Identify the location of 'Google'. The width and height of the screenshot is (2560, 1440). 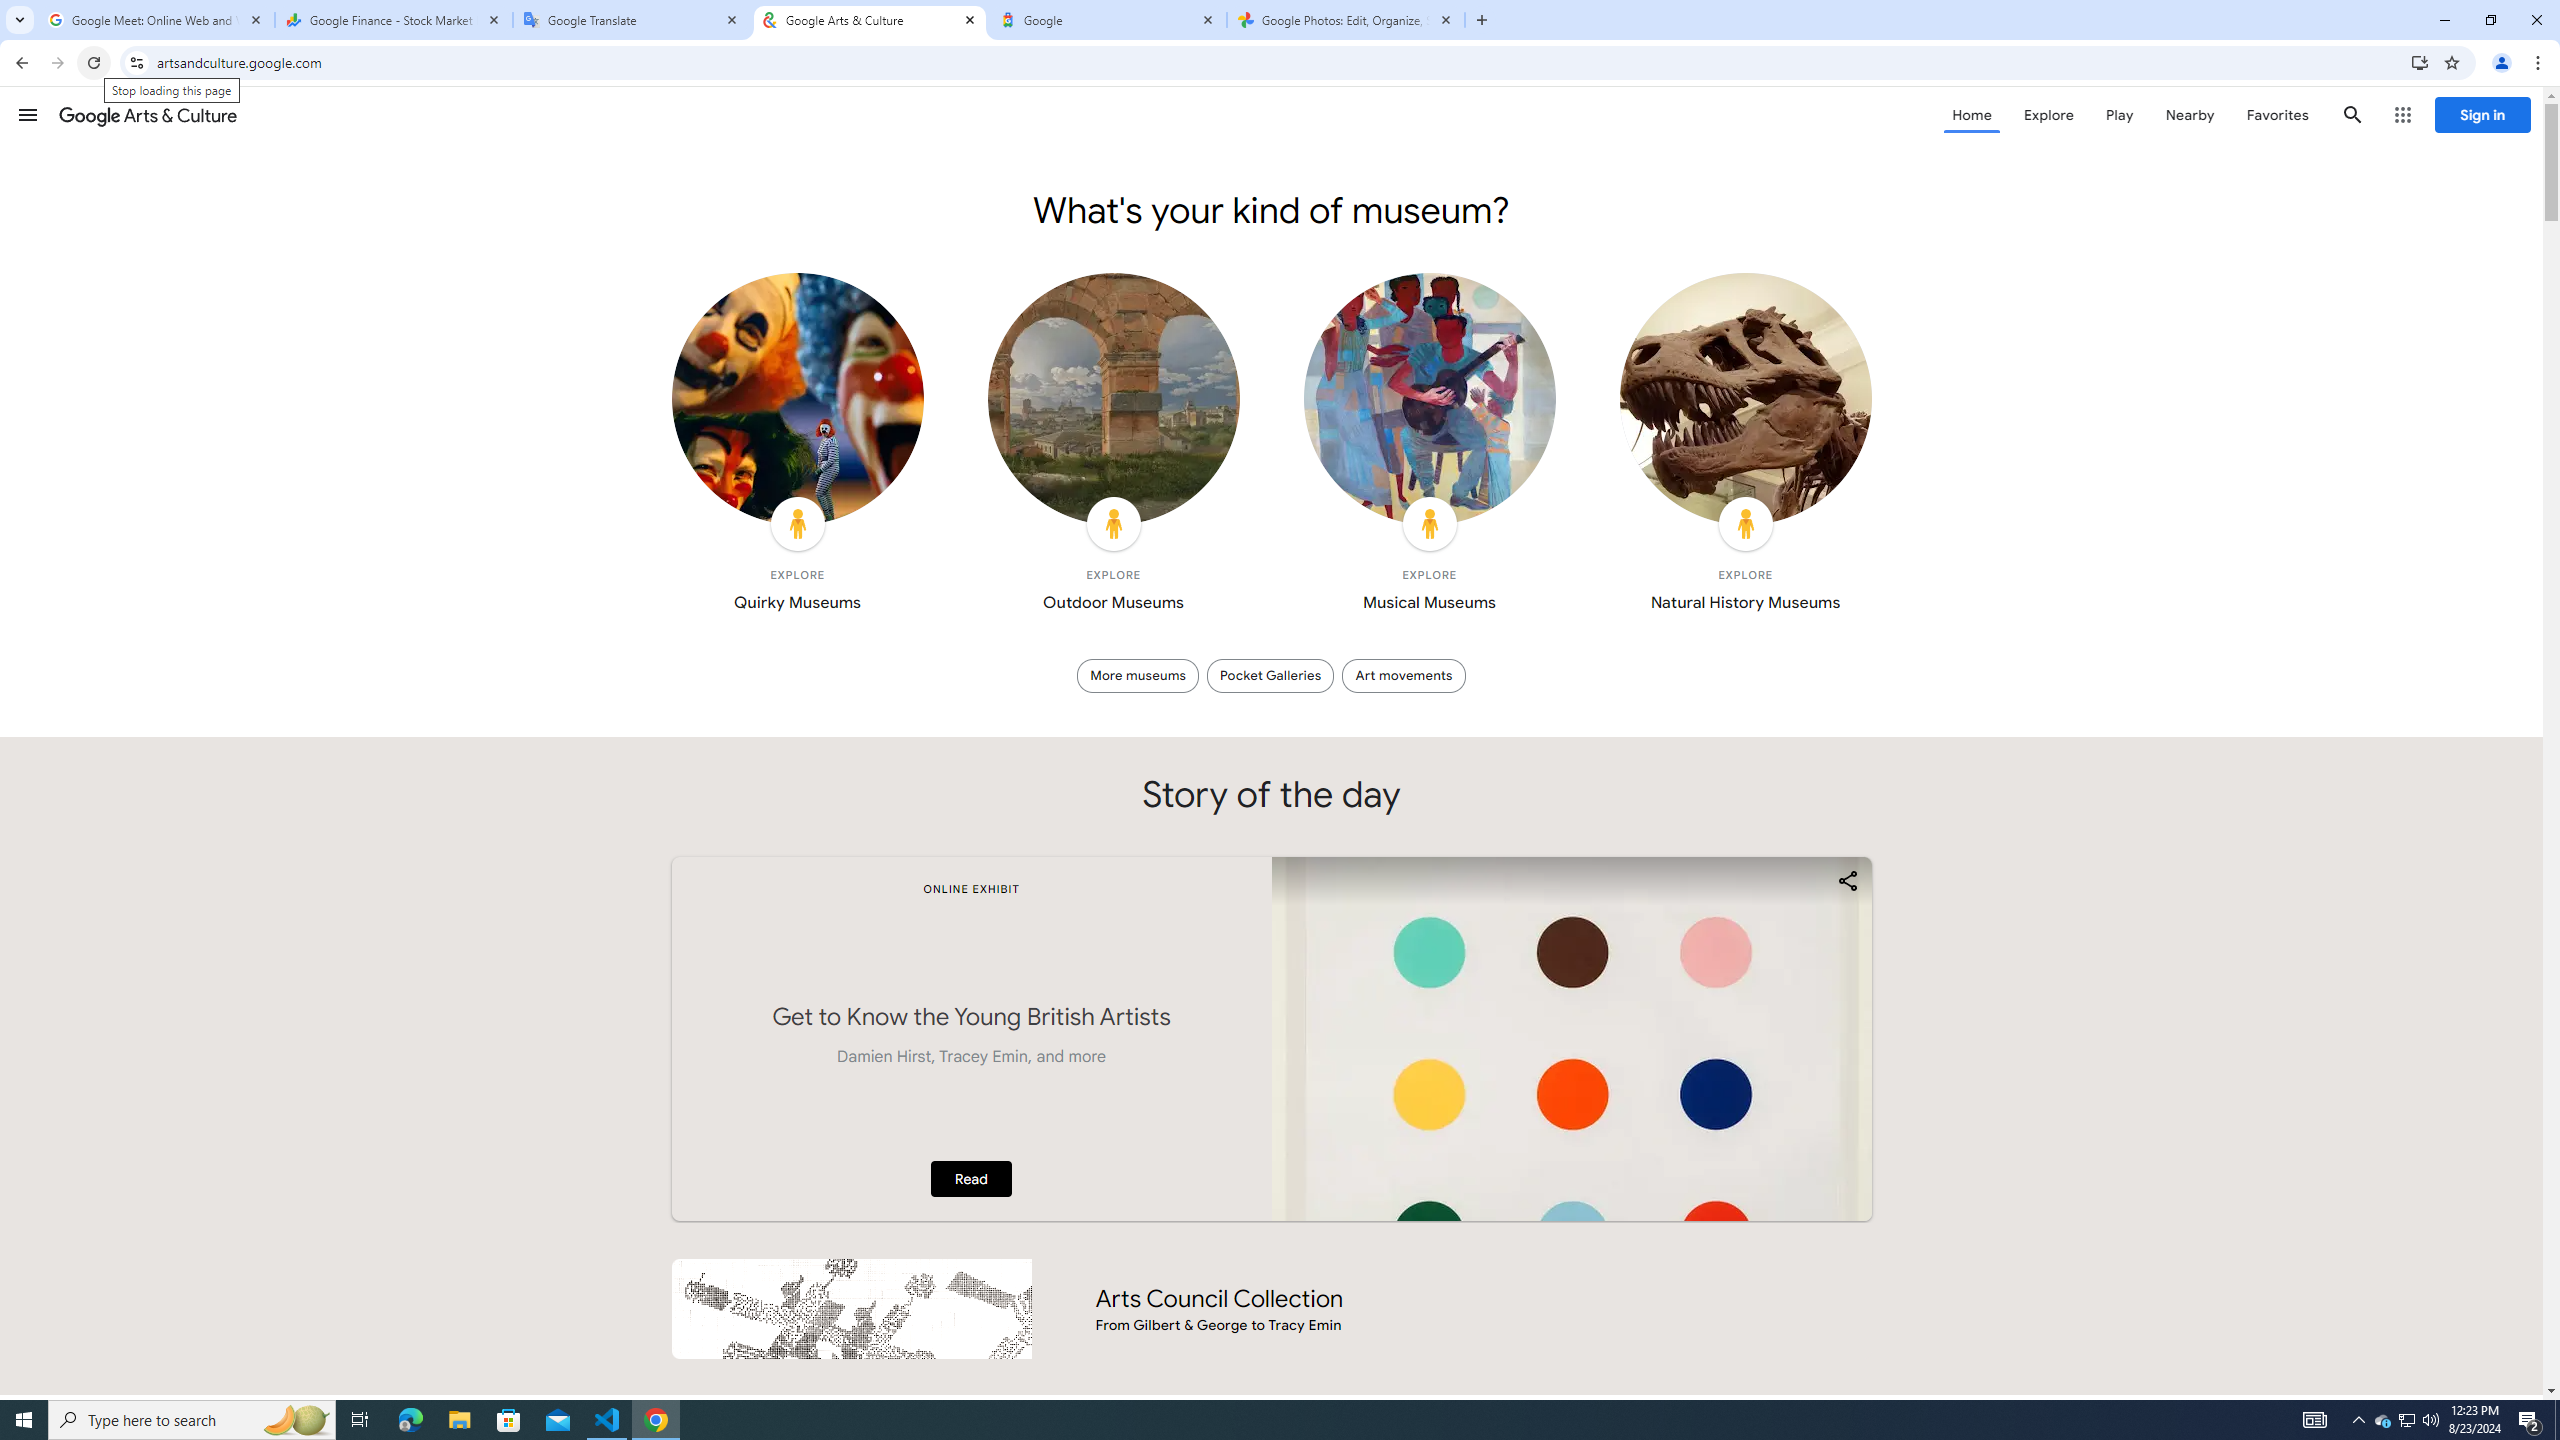
(1108, 19).